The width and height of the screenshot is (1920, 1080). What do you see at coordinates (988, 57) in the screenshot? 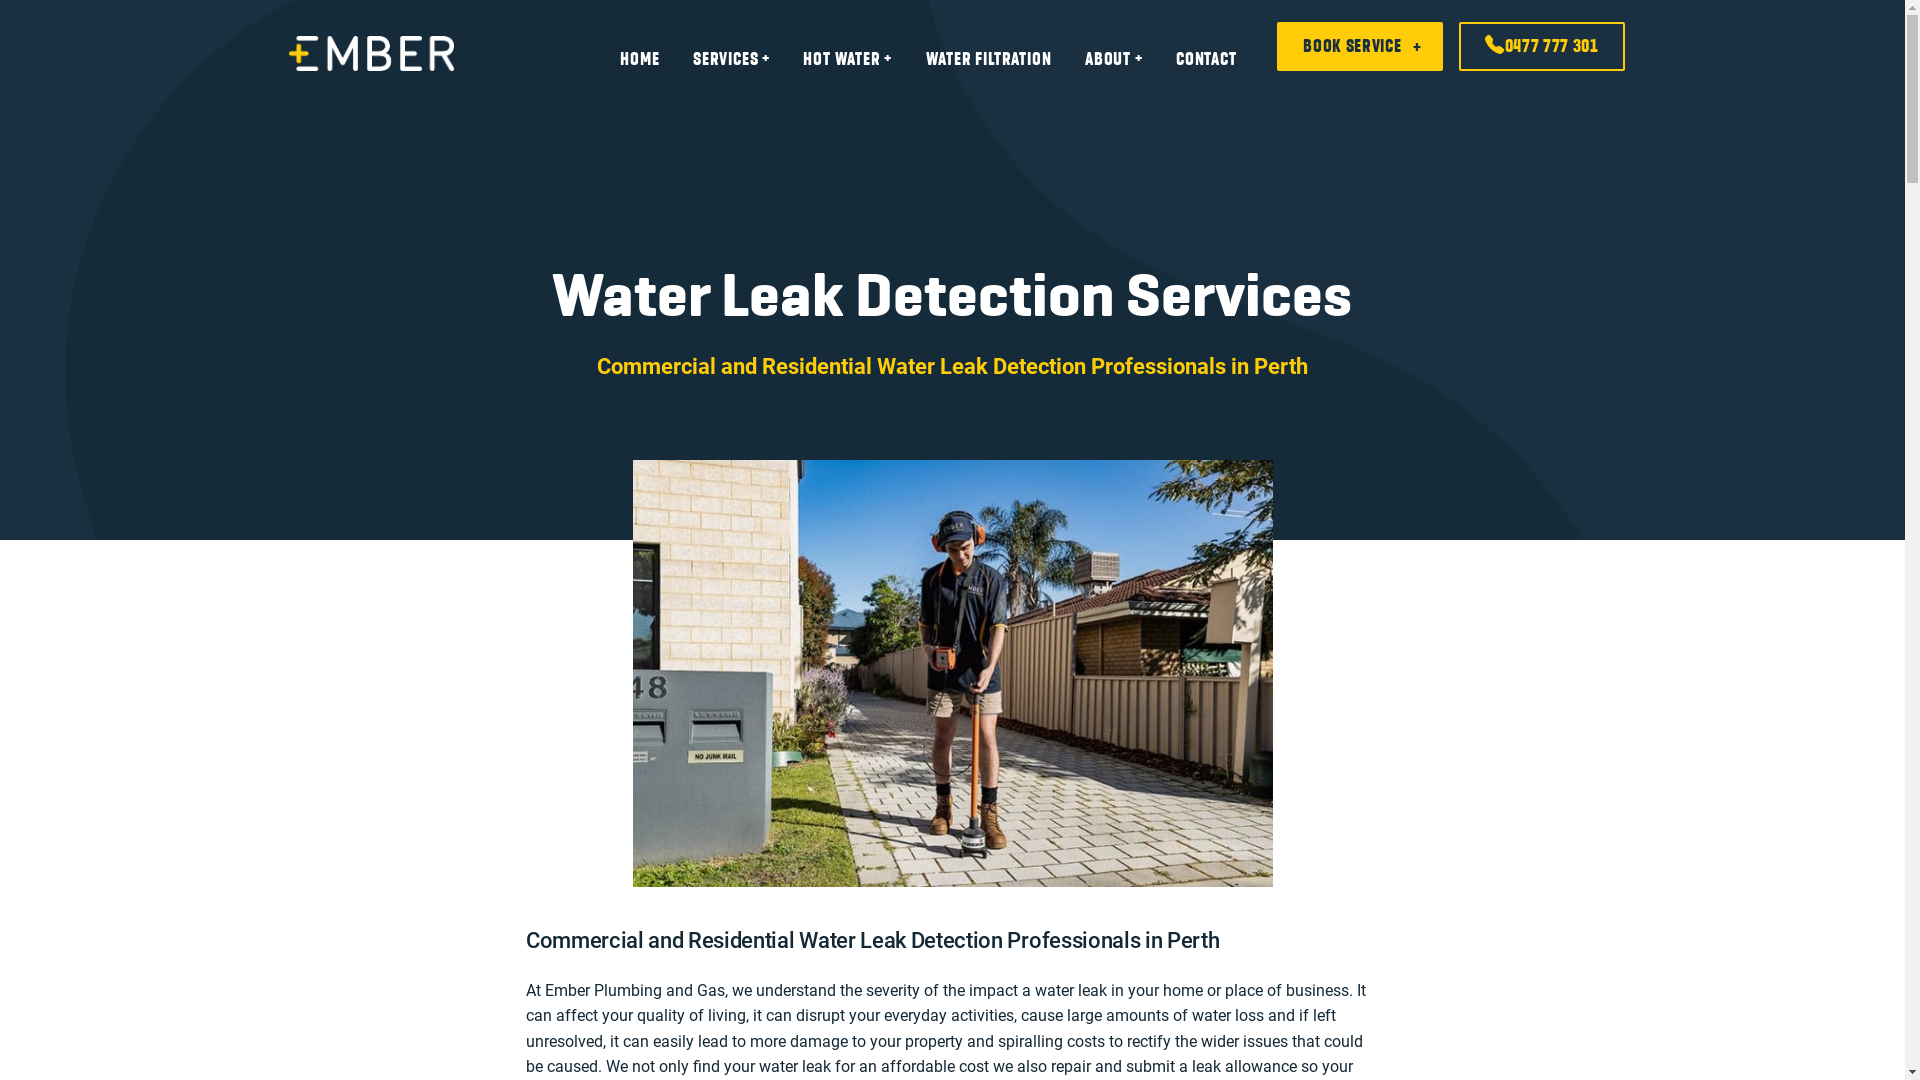
I see `'WATER FILTRATION'` at bounding box center [988, 57].